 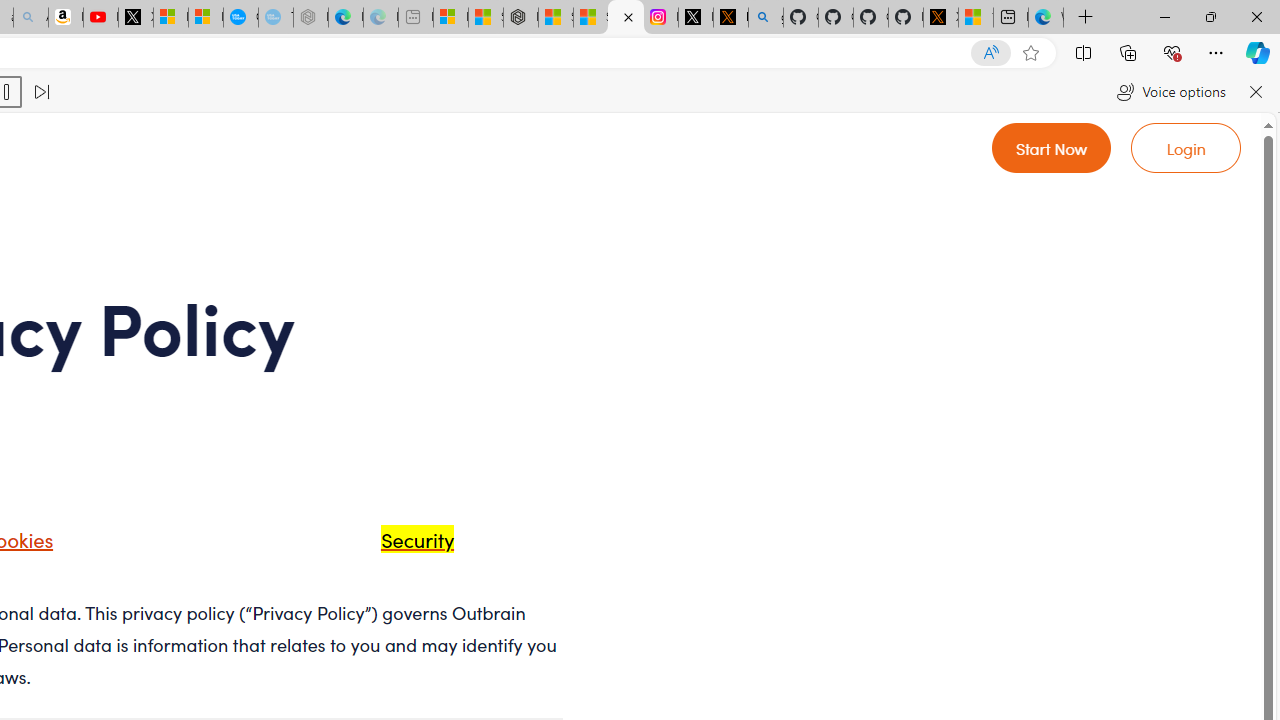 What do you see at coordinates (100, 17) in the screenshot?
I see `'Day 1: Arriving in Yemen (surreal to be here) - YouTube'` at bounding box center [100, 17].